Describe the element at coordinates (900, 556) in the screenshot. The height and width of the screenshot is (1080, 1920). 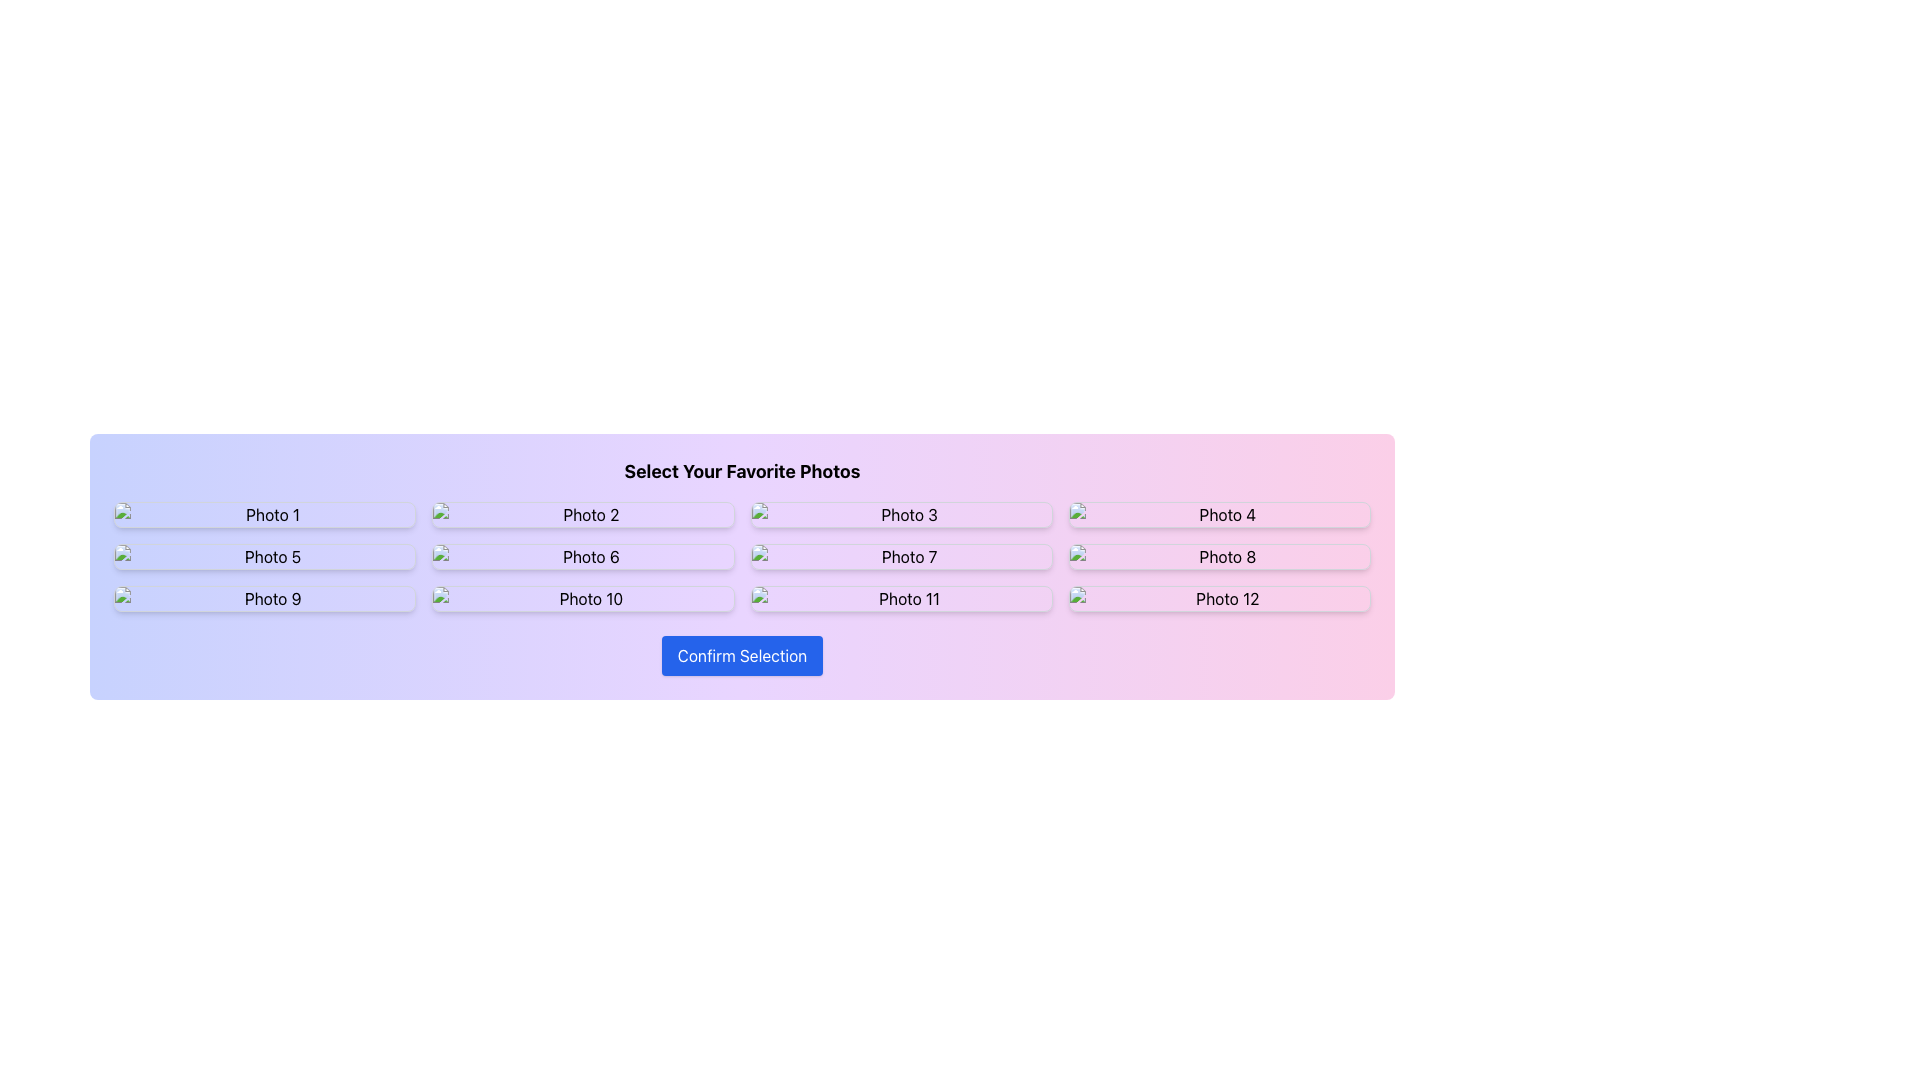
I see `the Image Placeholder labeled 'Photo 7', which is a rectangular element in a grid layout, positioned as the seventh item in the grid` at that location.